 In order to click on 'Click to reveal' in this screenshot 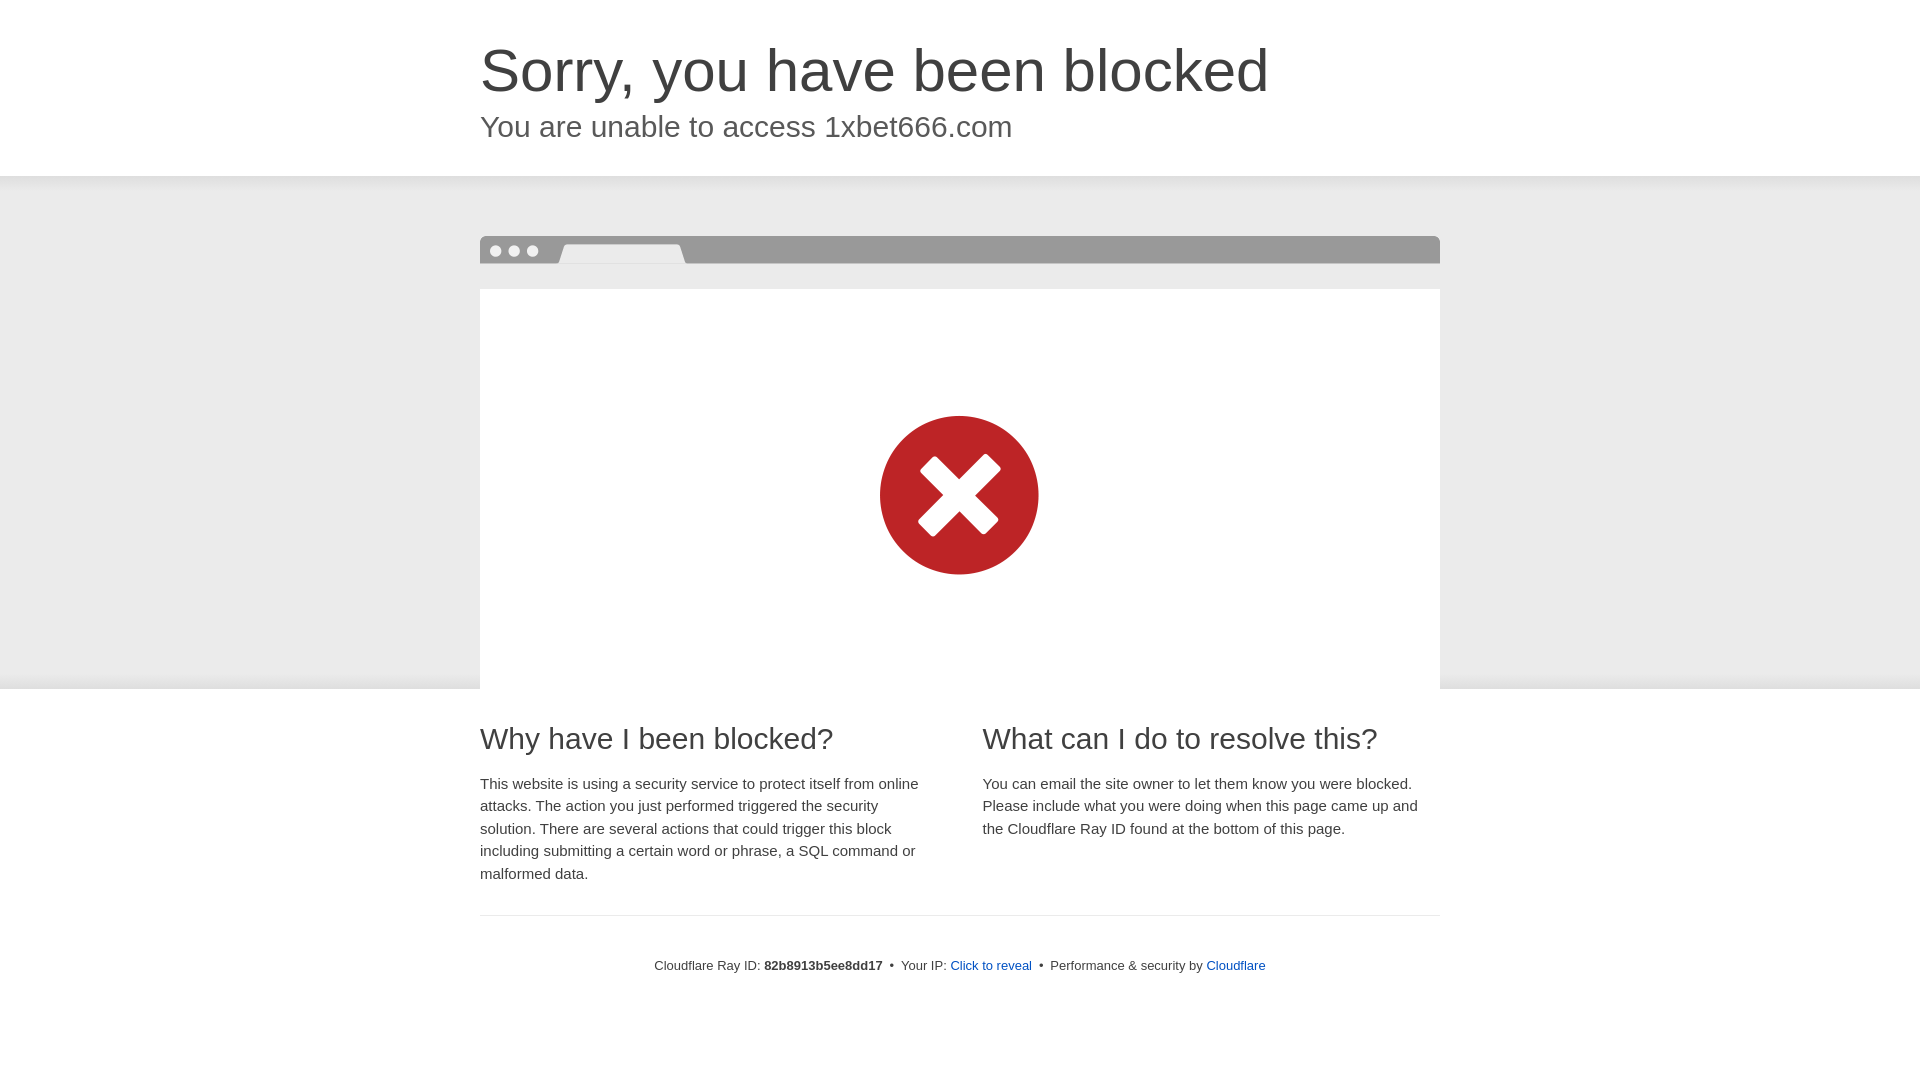, I will do `click(990, 964)`.